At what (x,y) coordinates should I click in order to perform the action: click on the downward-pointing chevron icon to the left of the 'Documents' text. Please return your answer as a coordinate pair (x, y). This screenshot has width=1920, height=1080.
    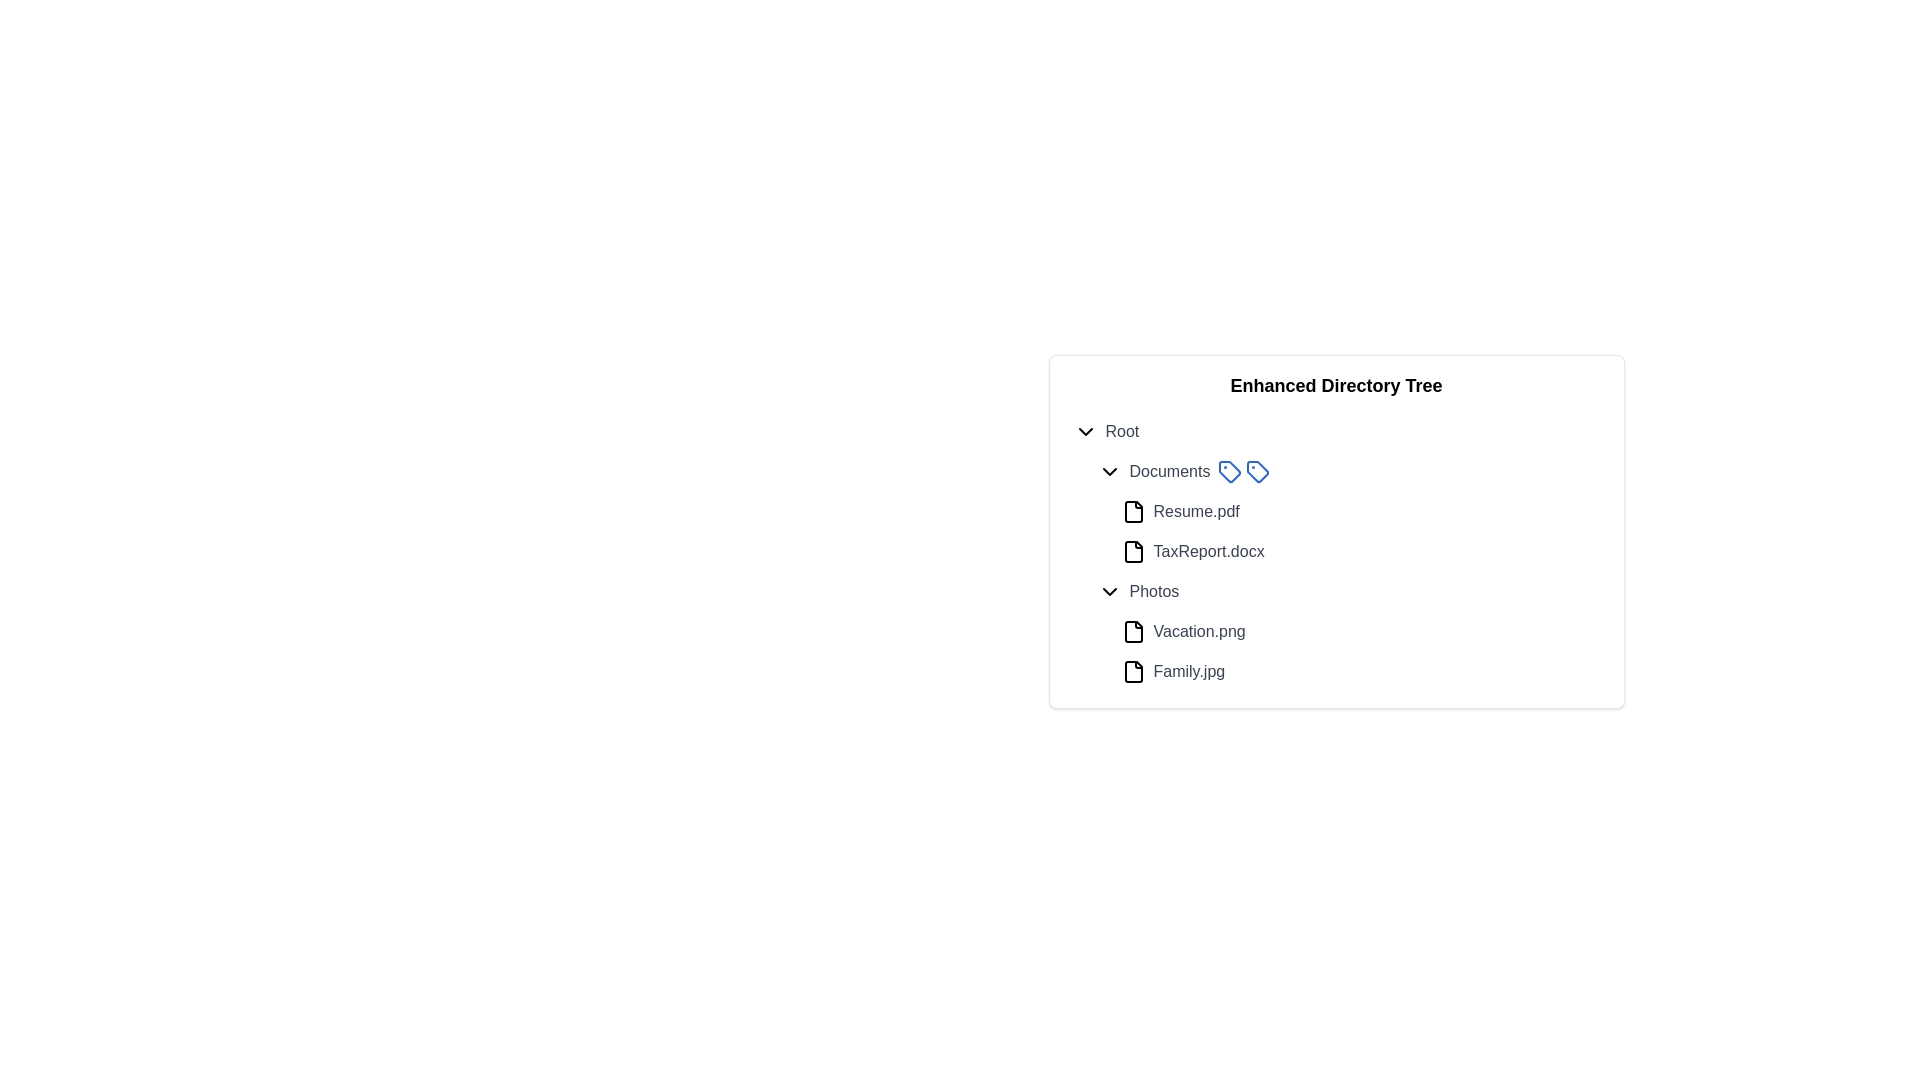
    Looking at the image, I should click on (1108, 471).